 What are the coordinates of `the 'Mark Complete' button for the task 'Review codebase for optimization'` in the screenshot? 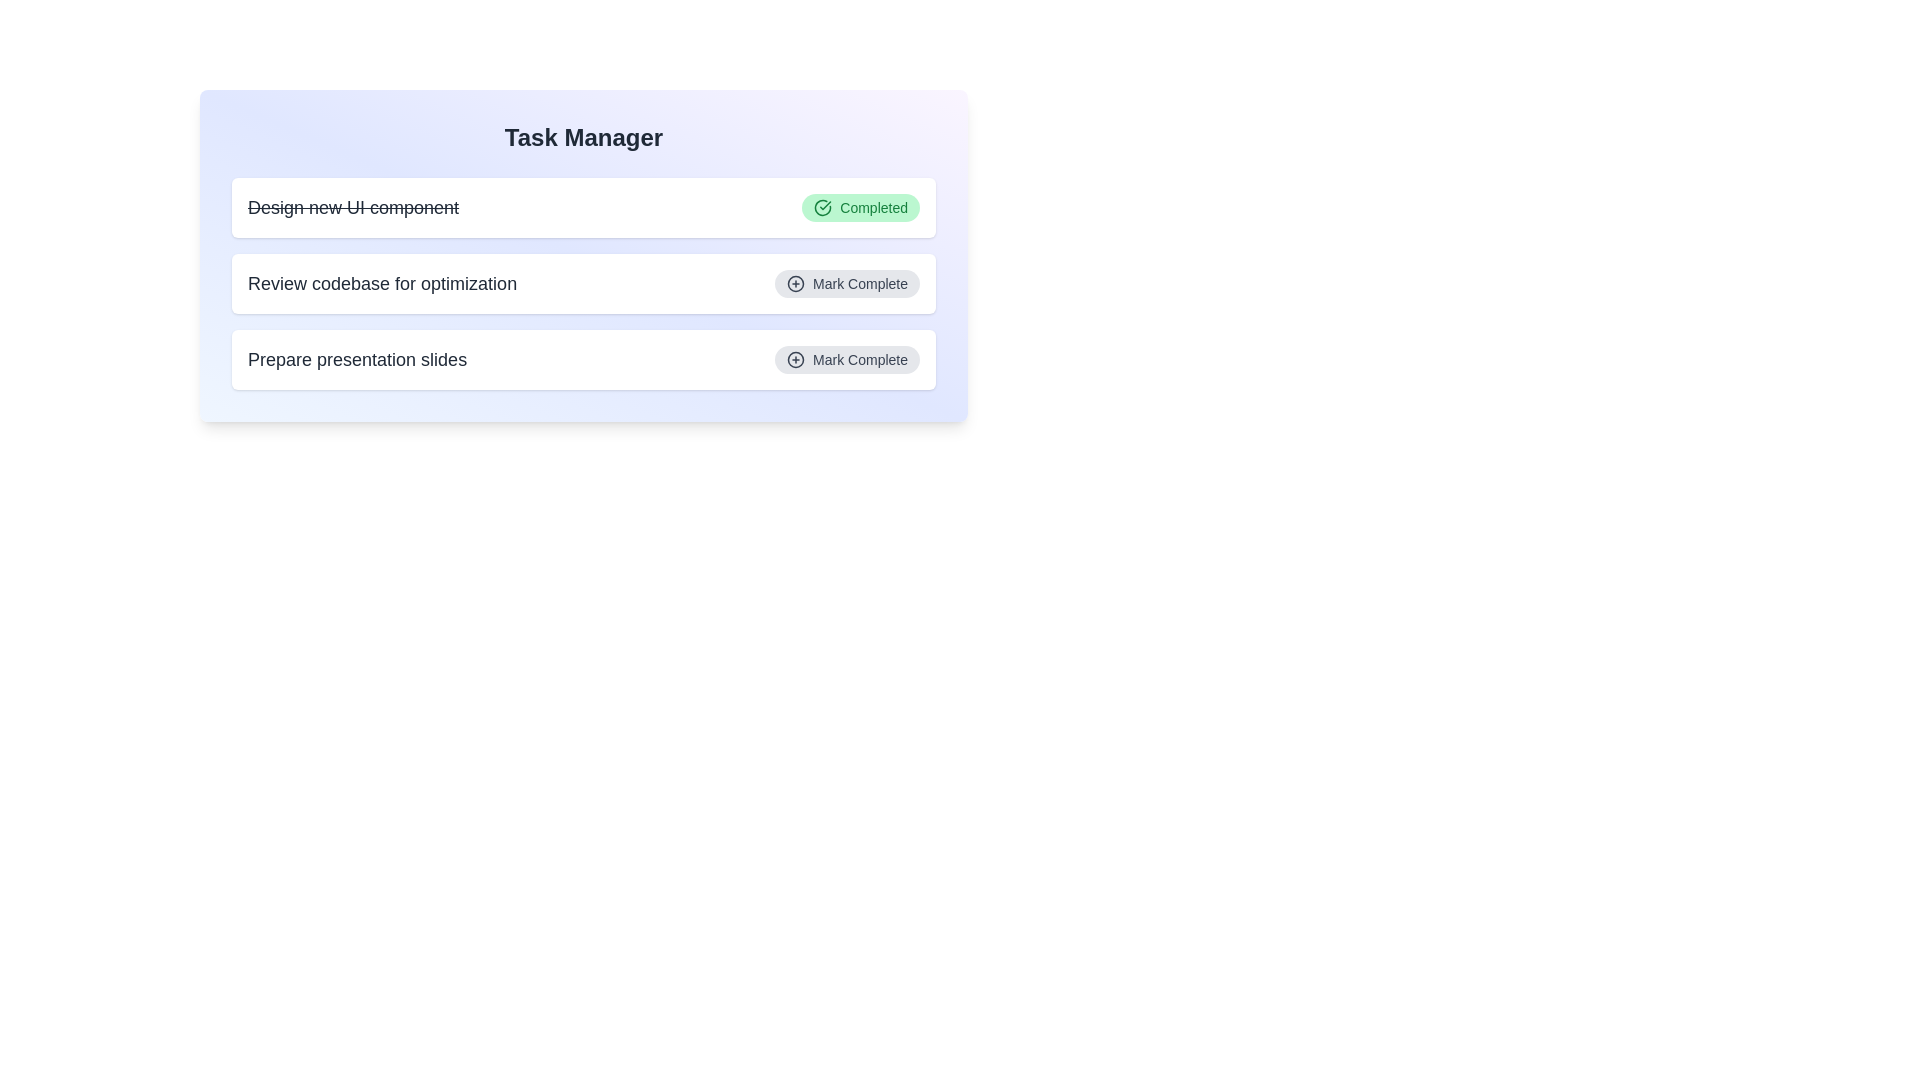 It's located at (847, 284).